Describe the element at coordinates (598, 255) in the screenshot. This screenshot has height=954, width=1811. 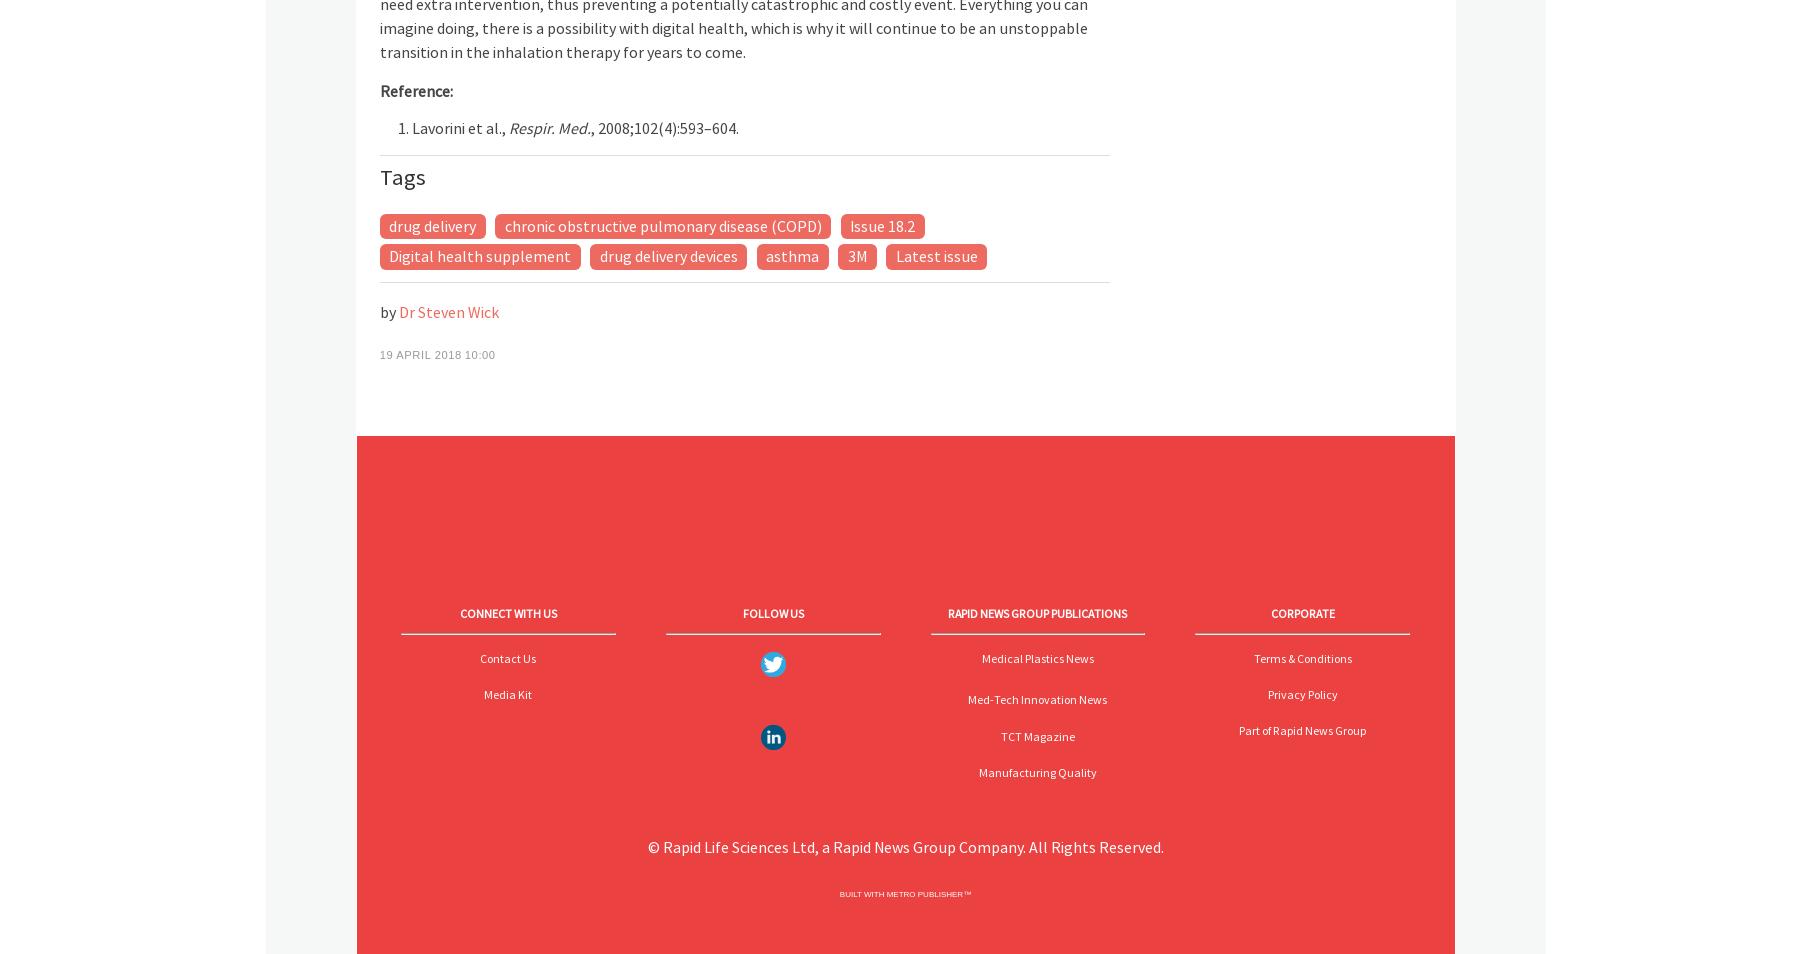
I see `'drug delivery devices'` at that location.